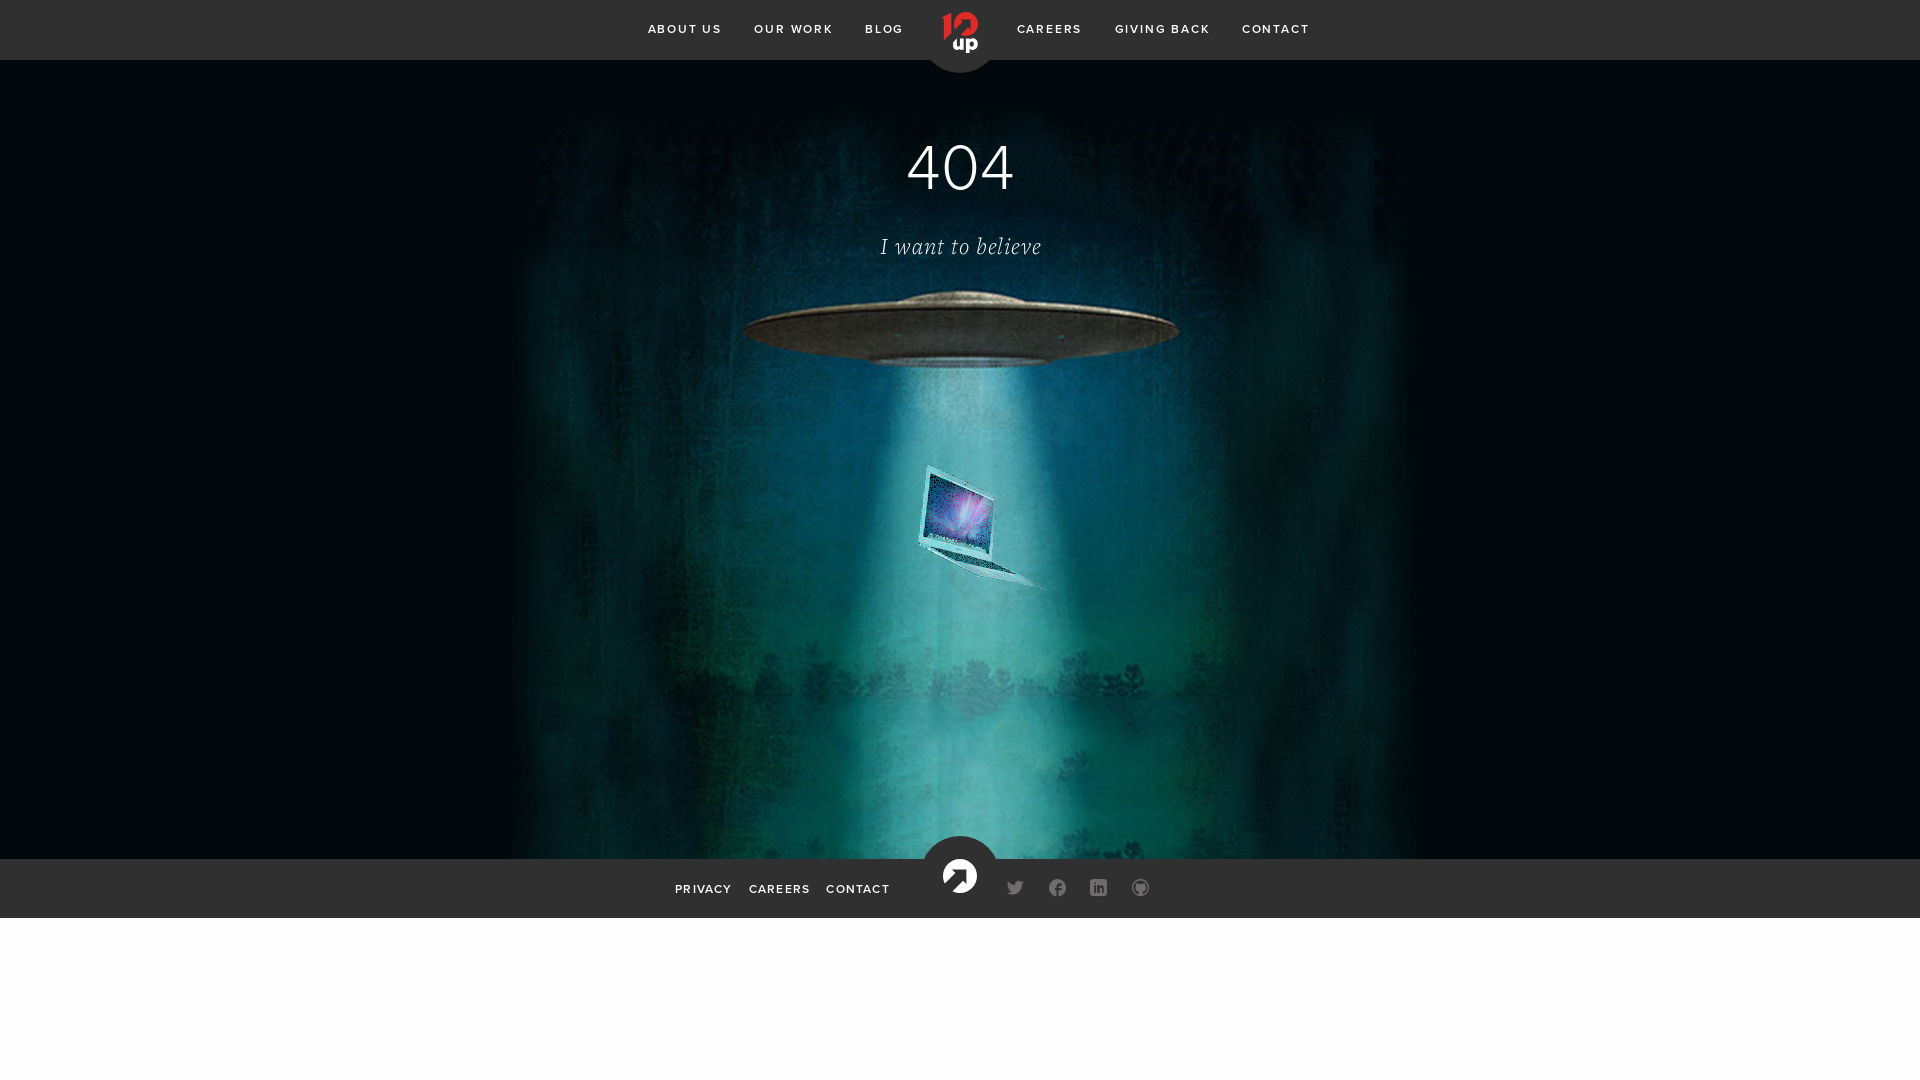 The height and width of the screenshot is (1080, 1920). I want to click on 'PRIVACY', so click(703, 886).